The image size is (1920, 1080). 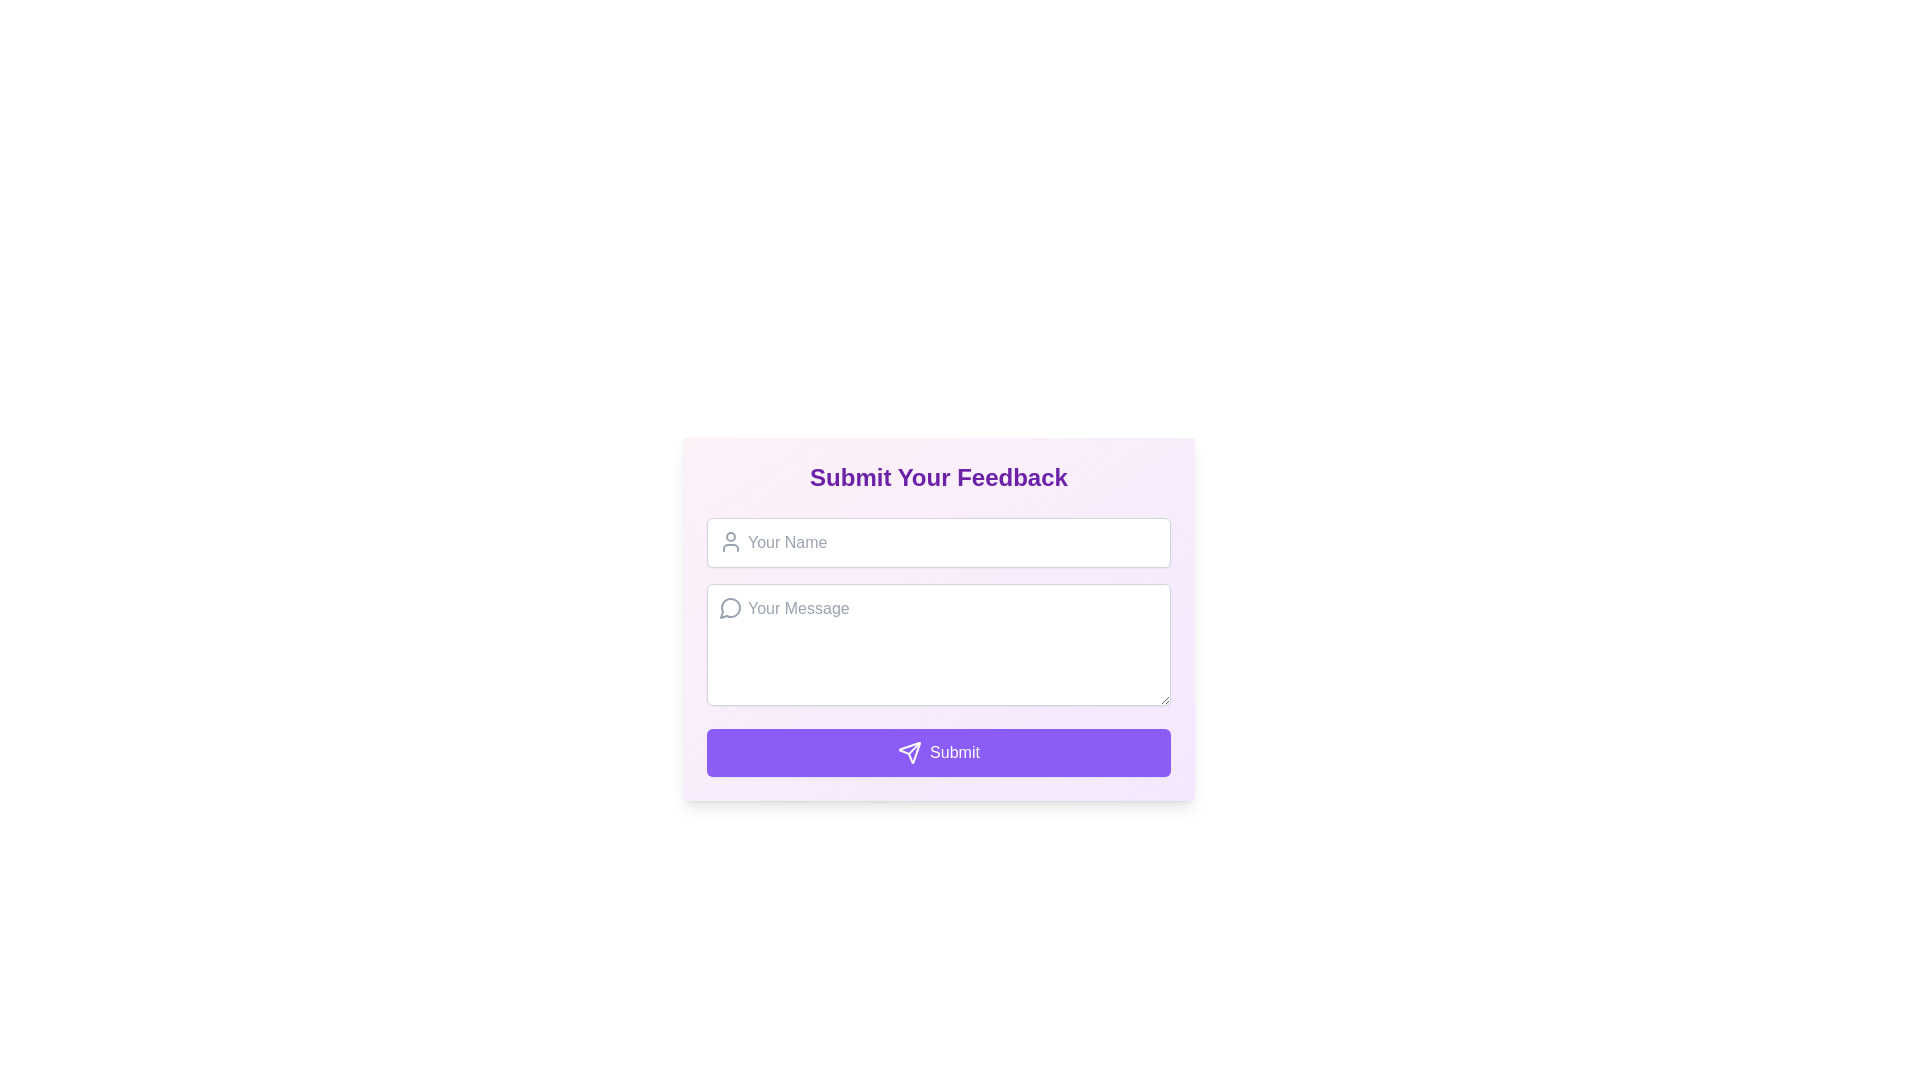 What do you see at coordinates (729, 607) in the screenshot?
I see `the circular speech bubble icon, which is styled in a light gray tone and located on the left side of the 'Your Message' input field in the feedback form` at bounding box center [729, 607].